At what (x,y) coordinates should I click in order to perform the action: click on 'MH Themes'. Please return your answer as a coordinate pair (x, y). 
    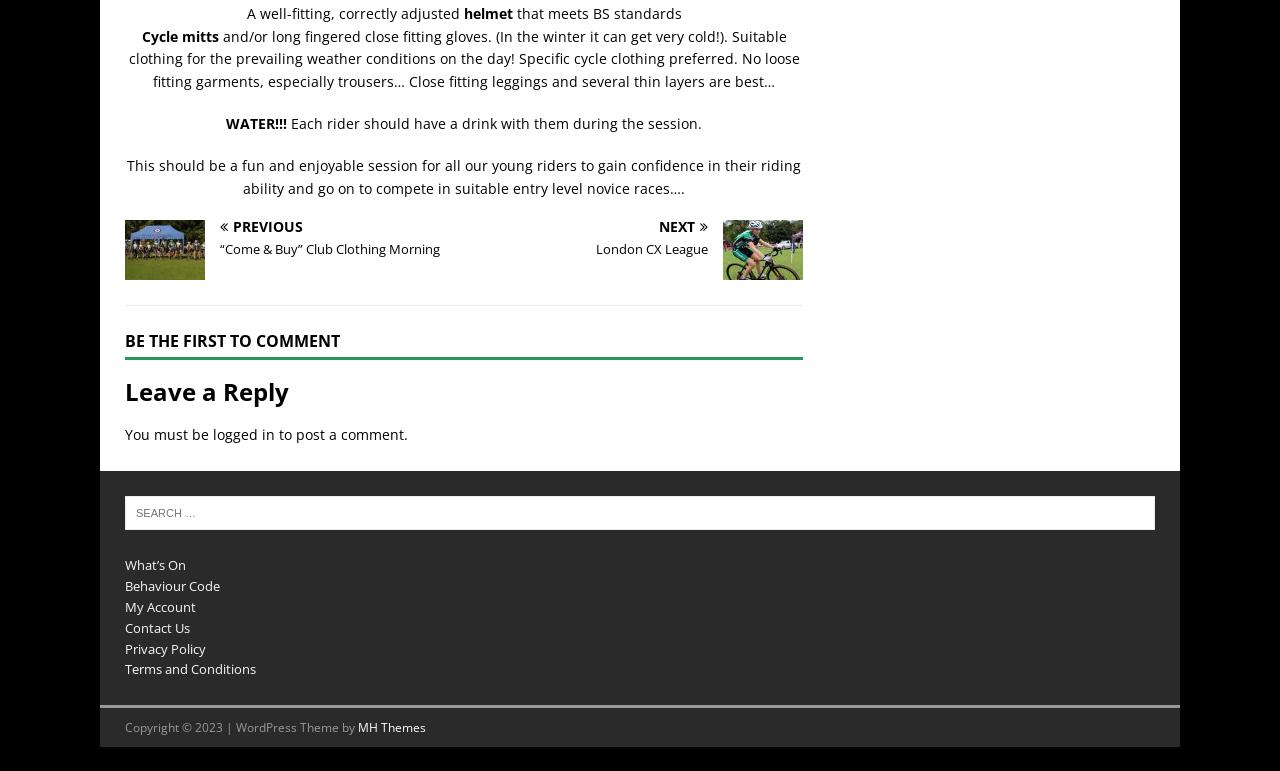
    Looking at the image, I should click on (358, 727).